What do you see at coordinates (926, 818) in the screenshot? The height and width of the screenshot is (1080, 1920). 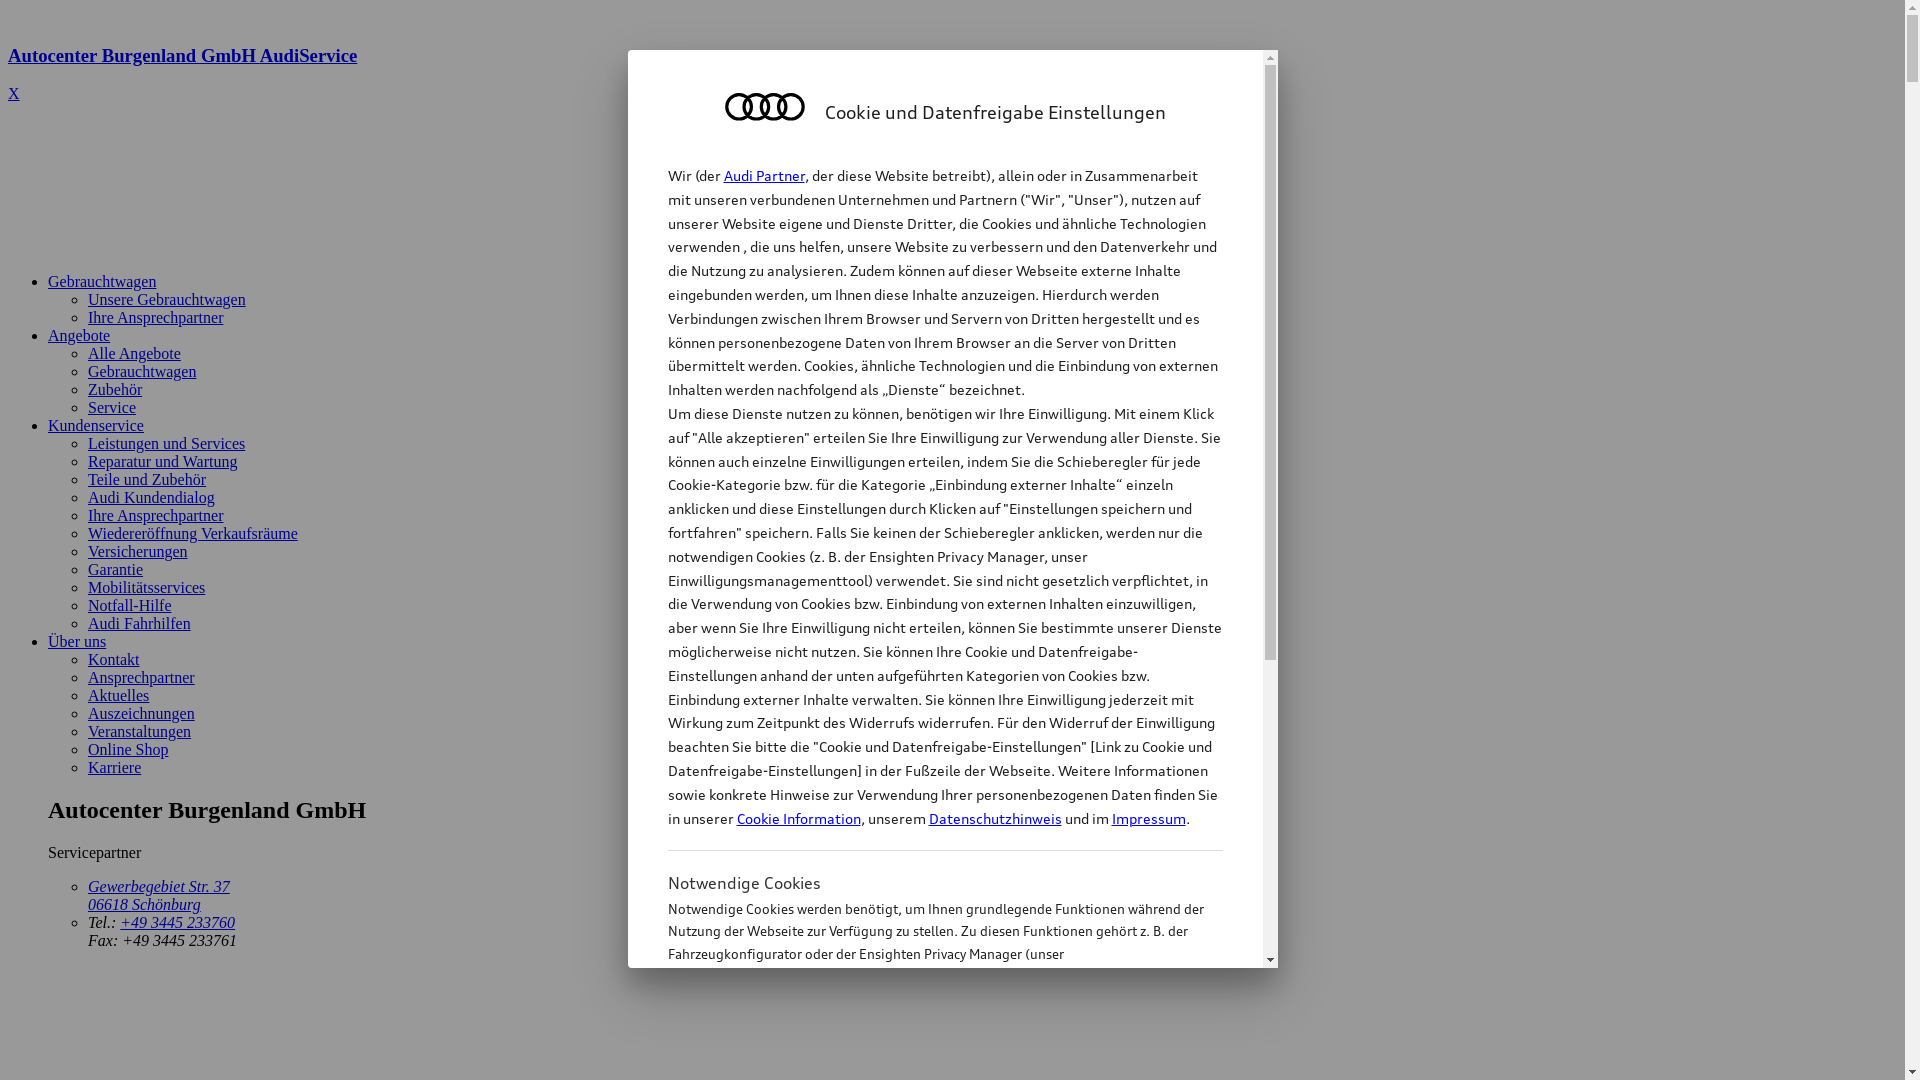 I see `'Datenschutzhinweis'` at bounding box center [926, 818].